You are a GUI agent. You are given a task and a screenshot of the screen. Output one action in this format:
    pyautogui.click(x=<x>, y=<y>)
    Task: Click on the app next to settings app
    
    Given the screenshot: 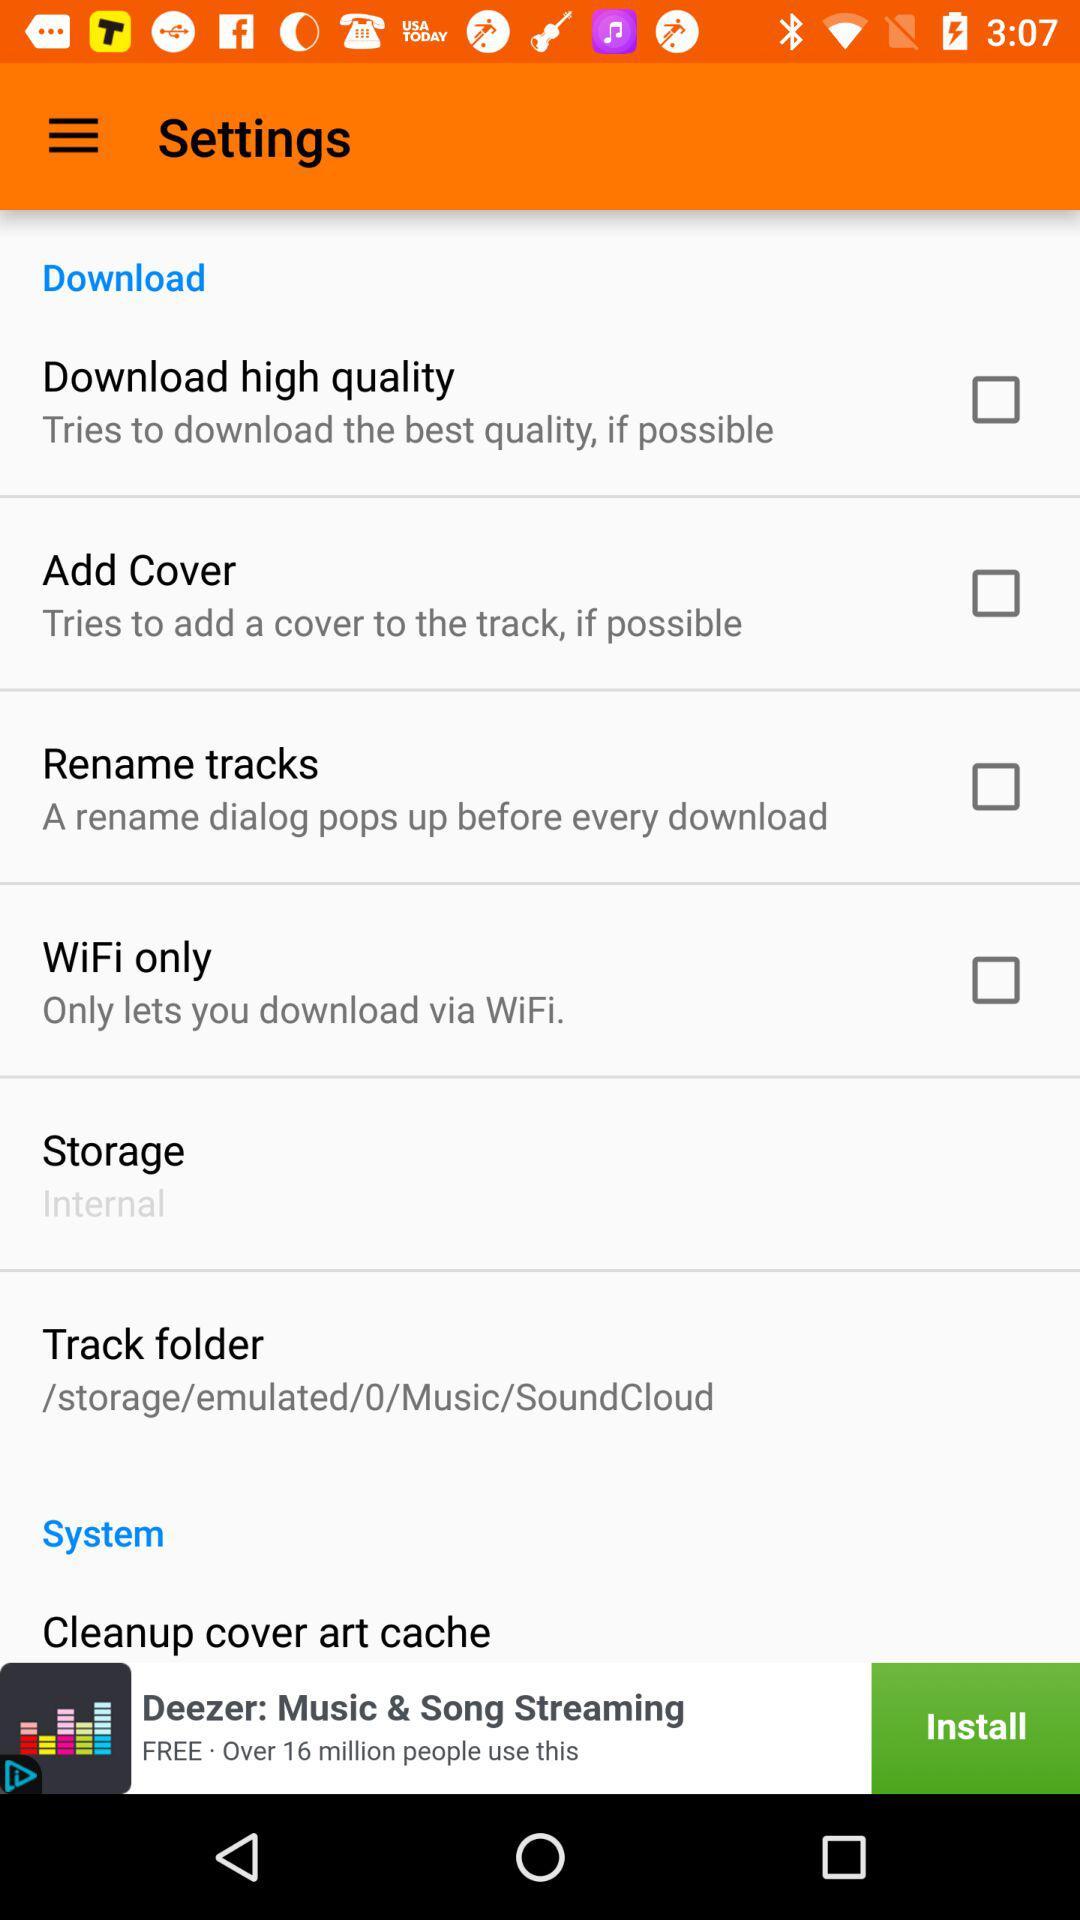 What is the action you would take?
    pyautogui.click(x=72, y=135)
    